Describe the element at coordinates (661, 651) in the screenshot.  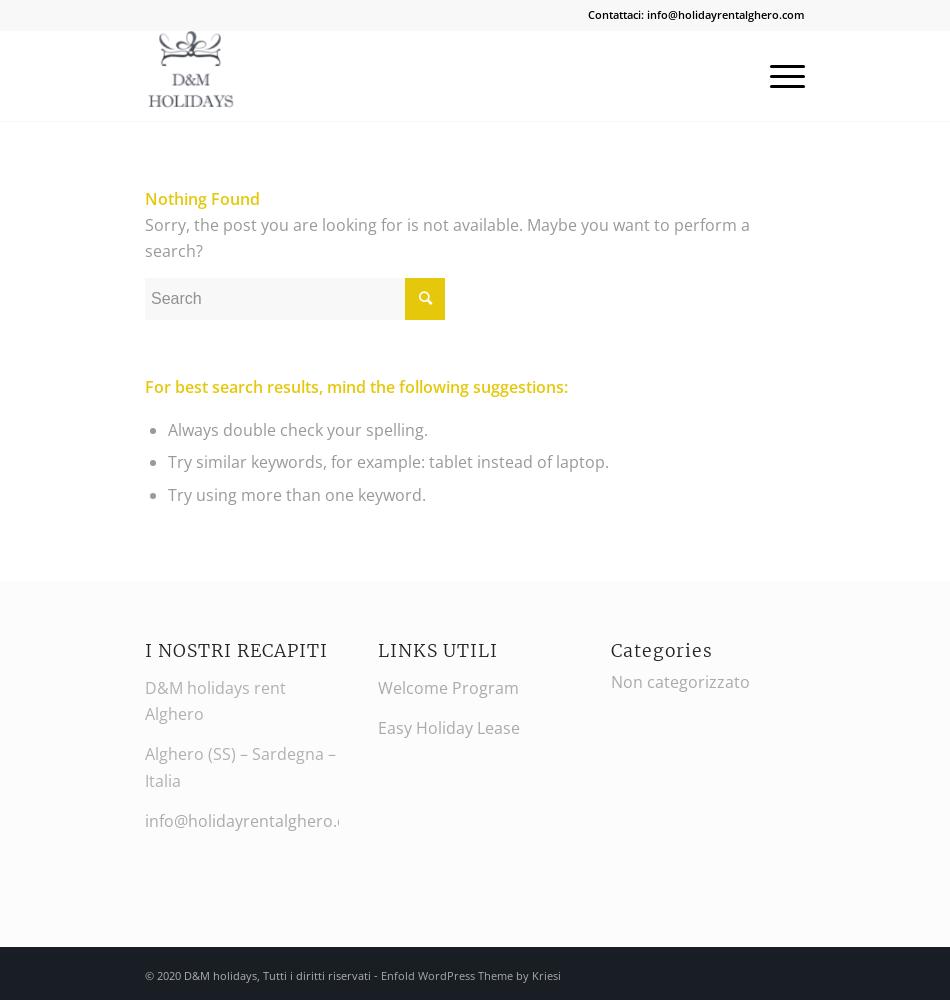
I see `'Categories'` at that location.